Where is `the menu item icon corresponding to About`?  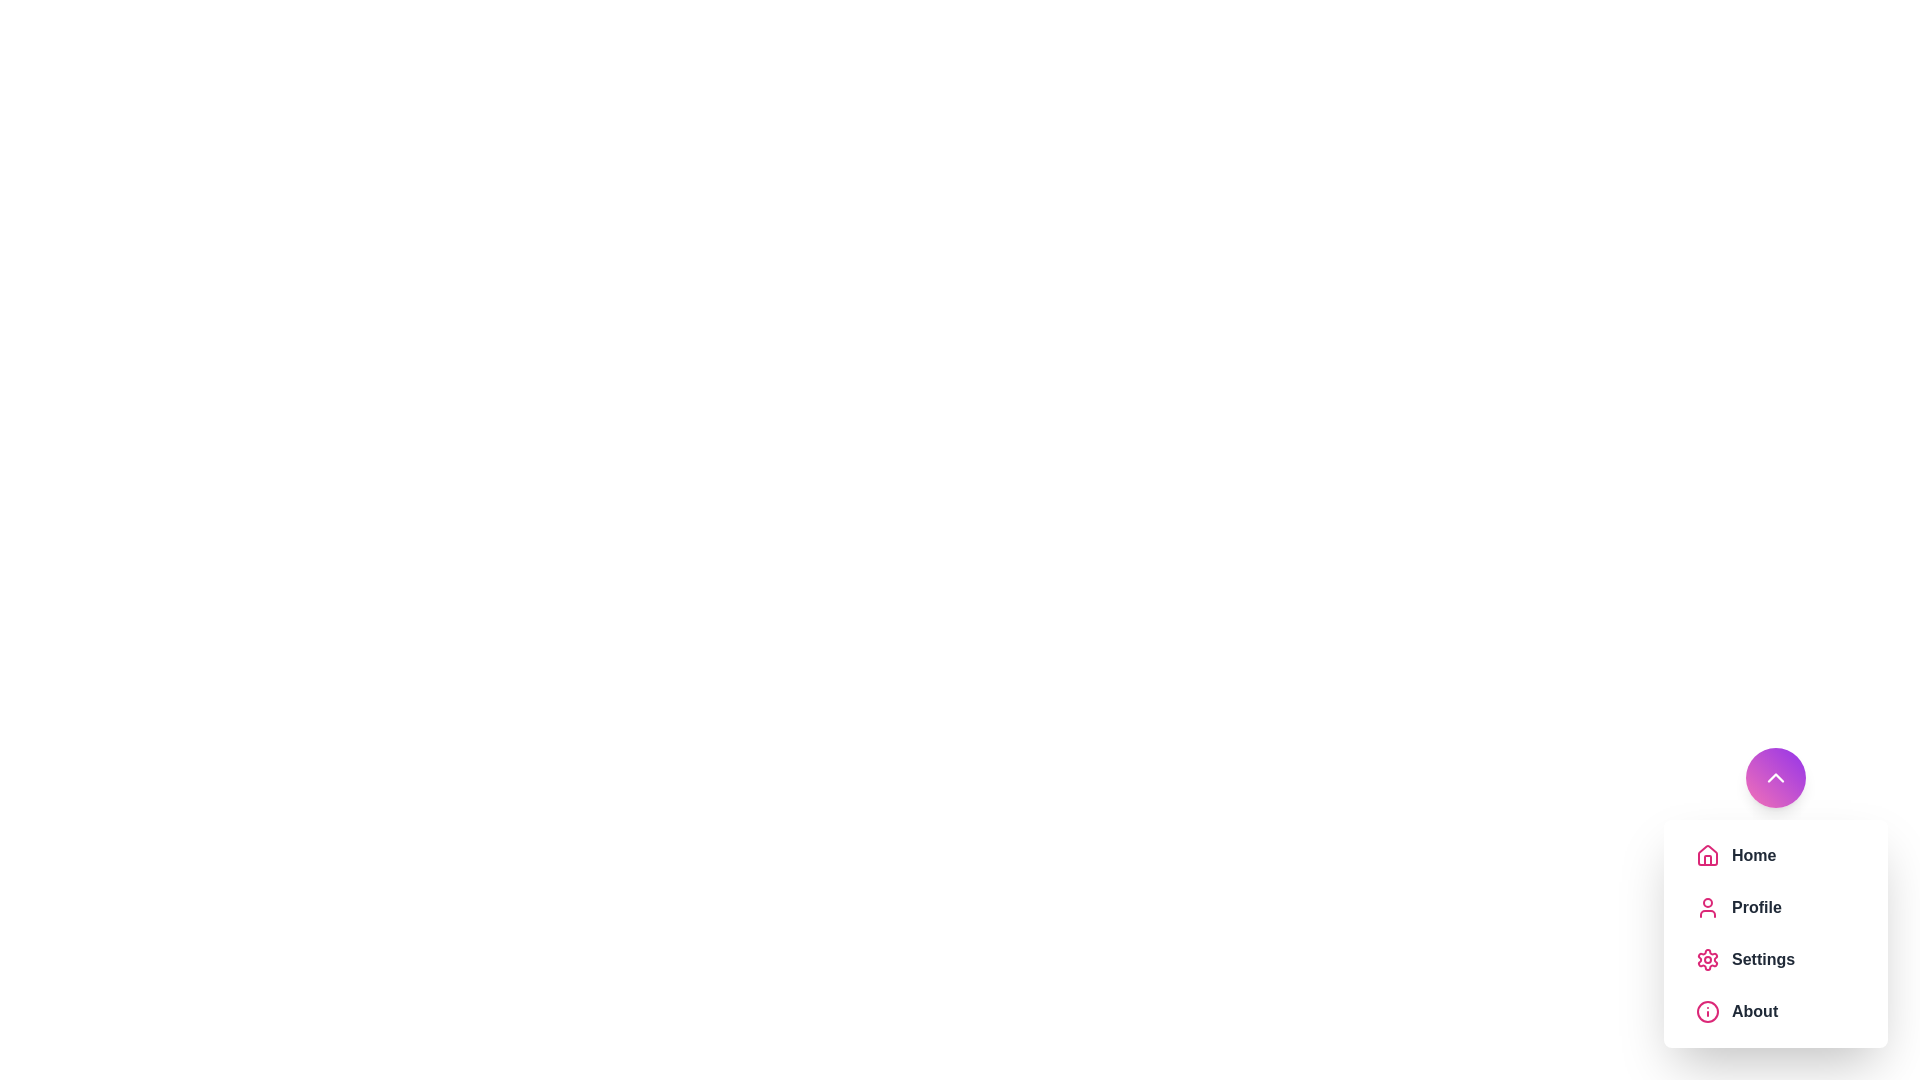
the menu item icon corresponding to About is located at coordinates (1707, 1011).